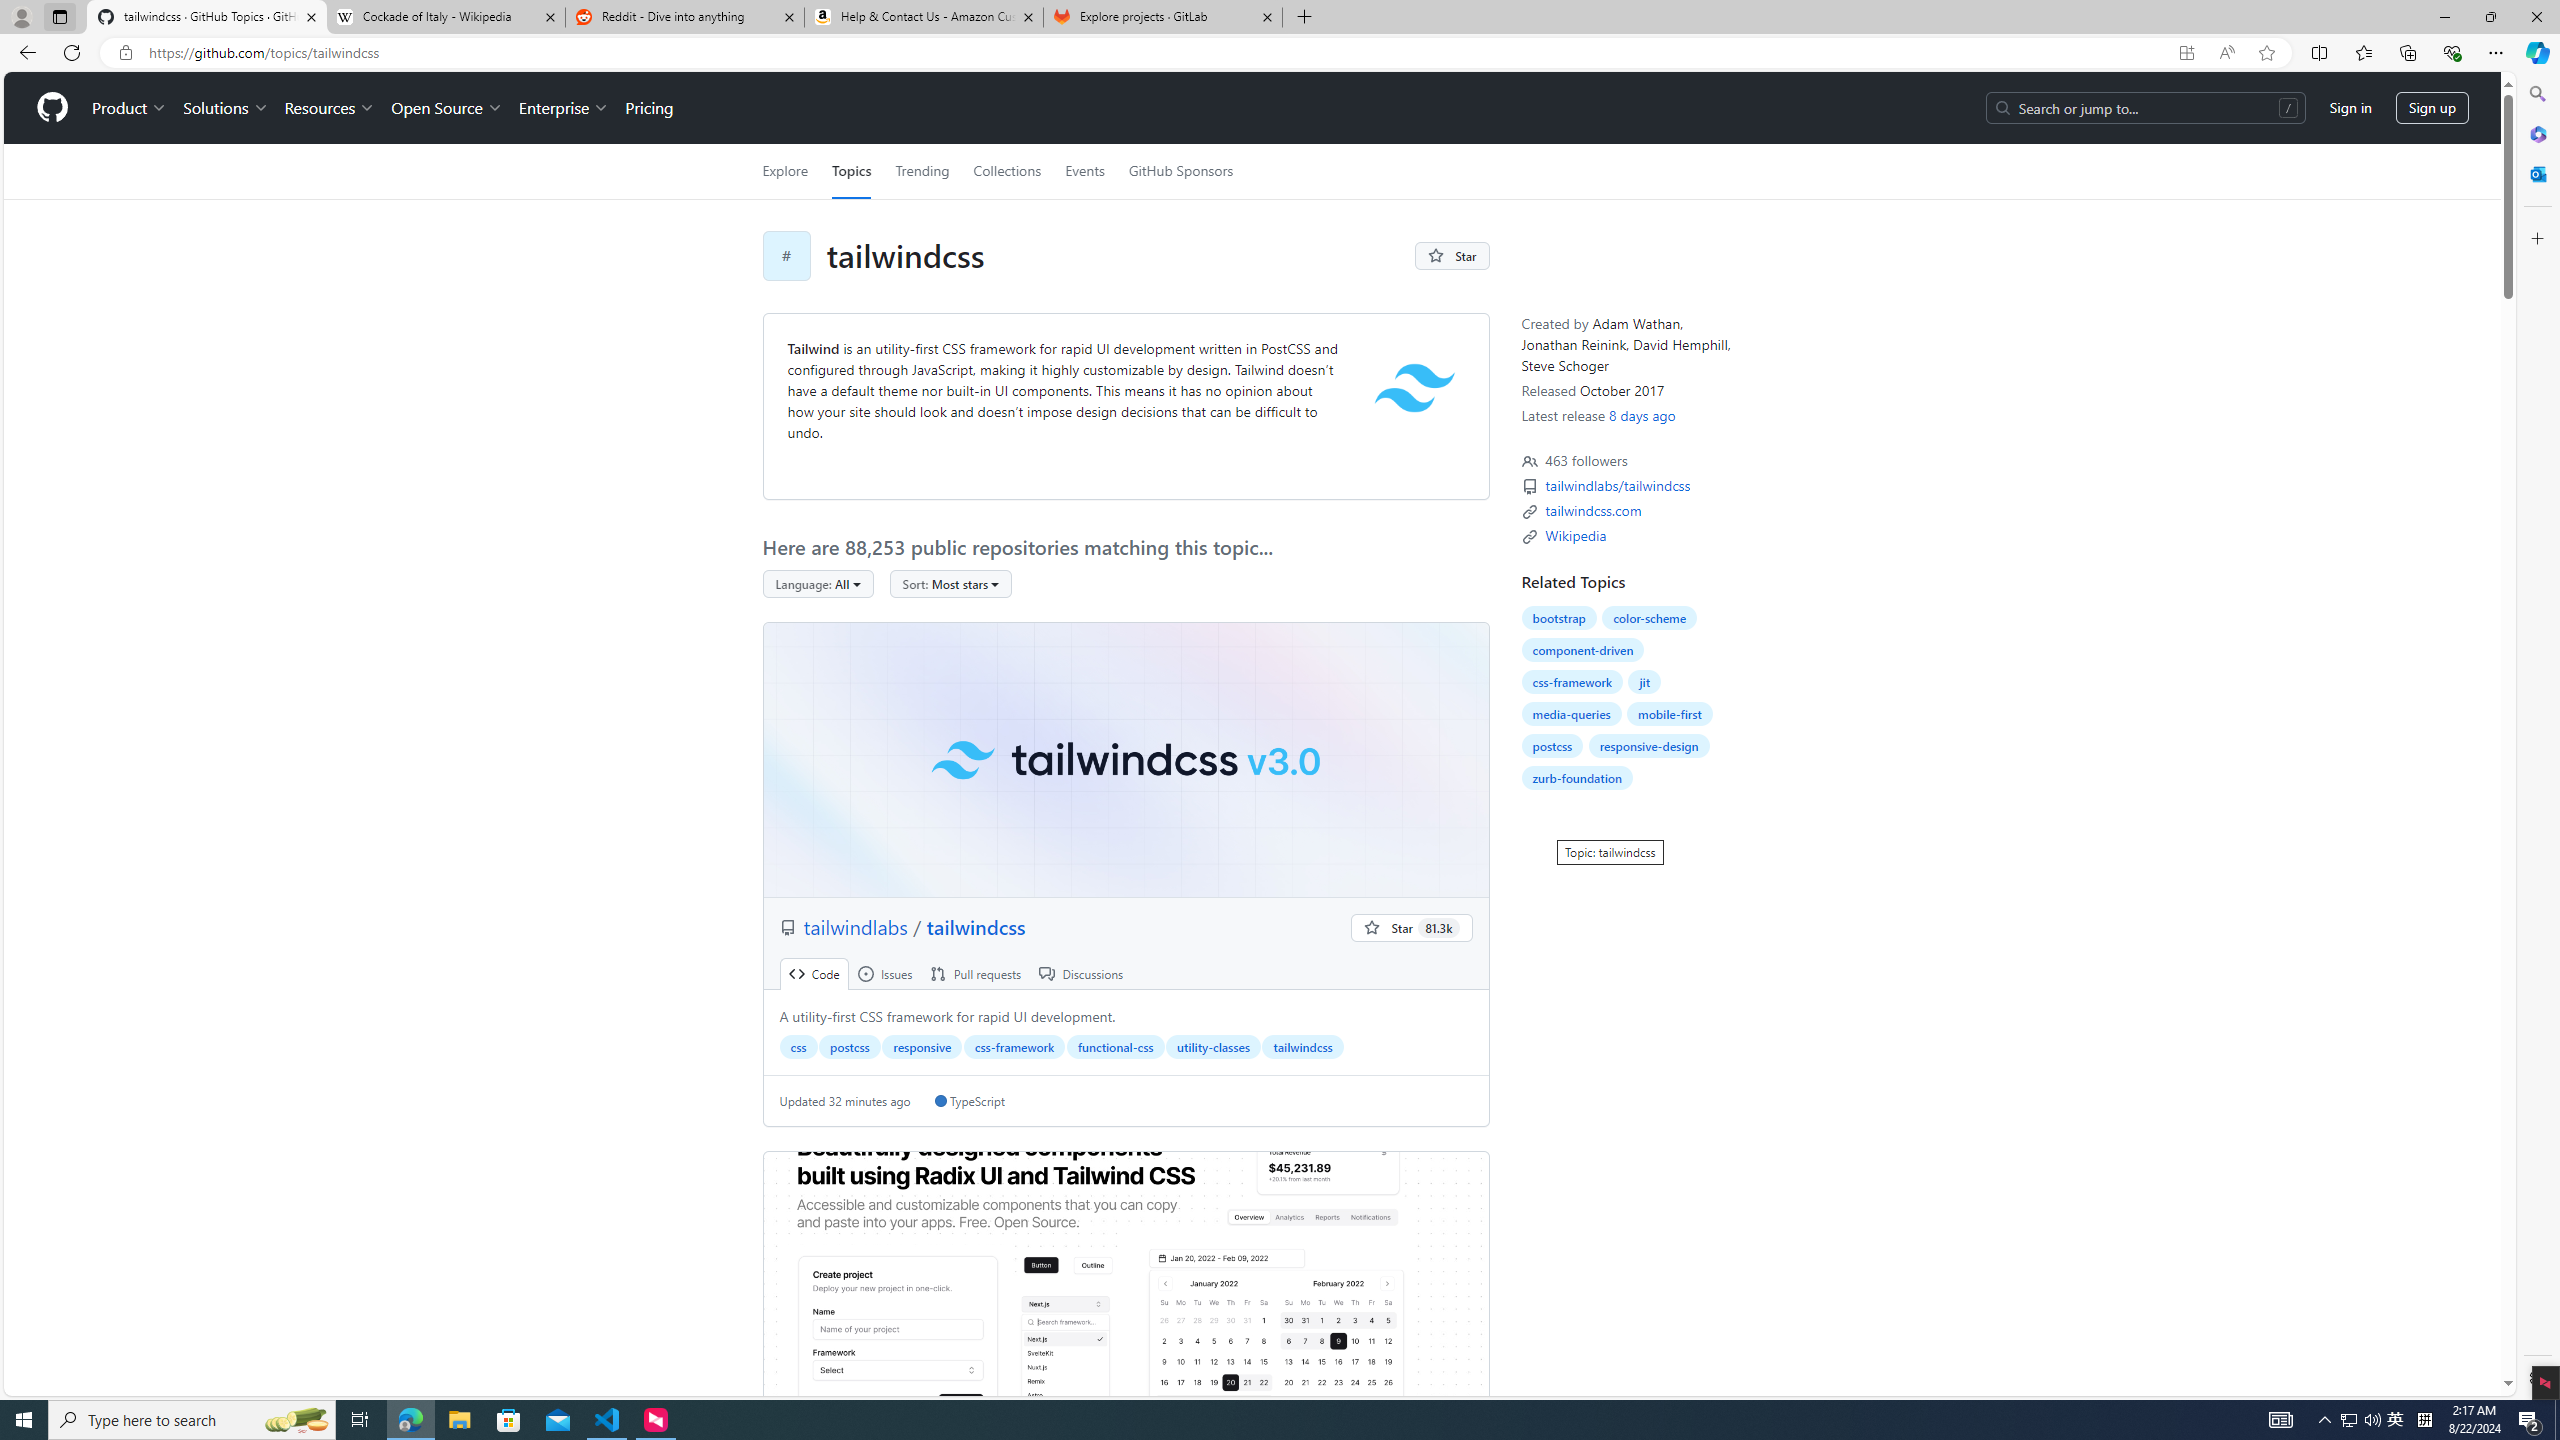  Describe the element at coordinates (1558, 617) in the screenshot. I see `'bootstrap'` at that location.